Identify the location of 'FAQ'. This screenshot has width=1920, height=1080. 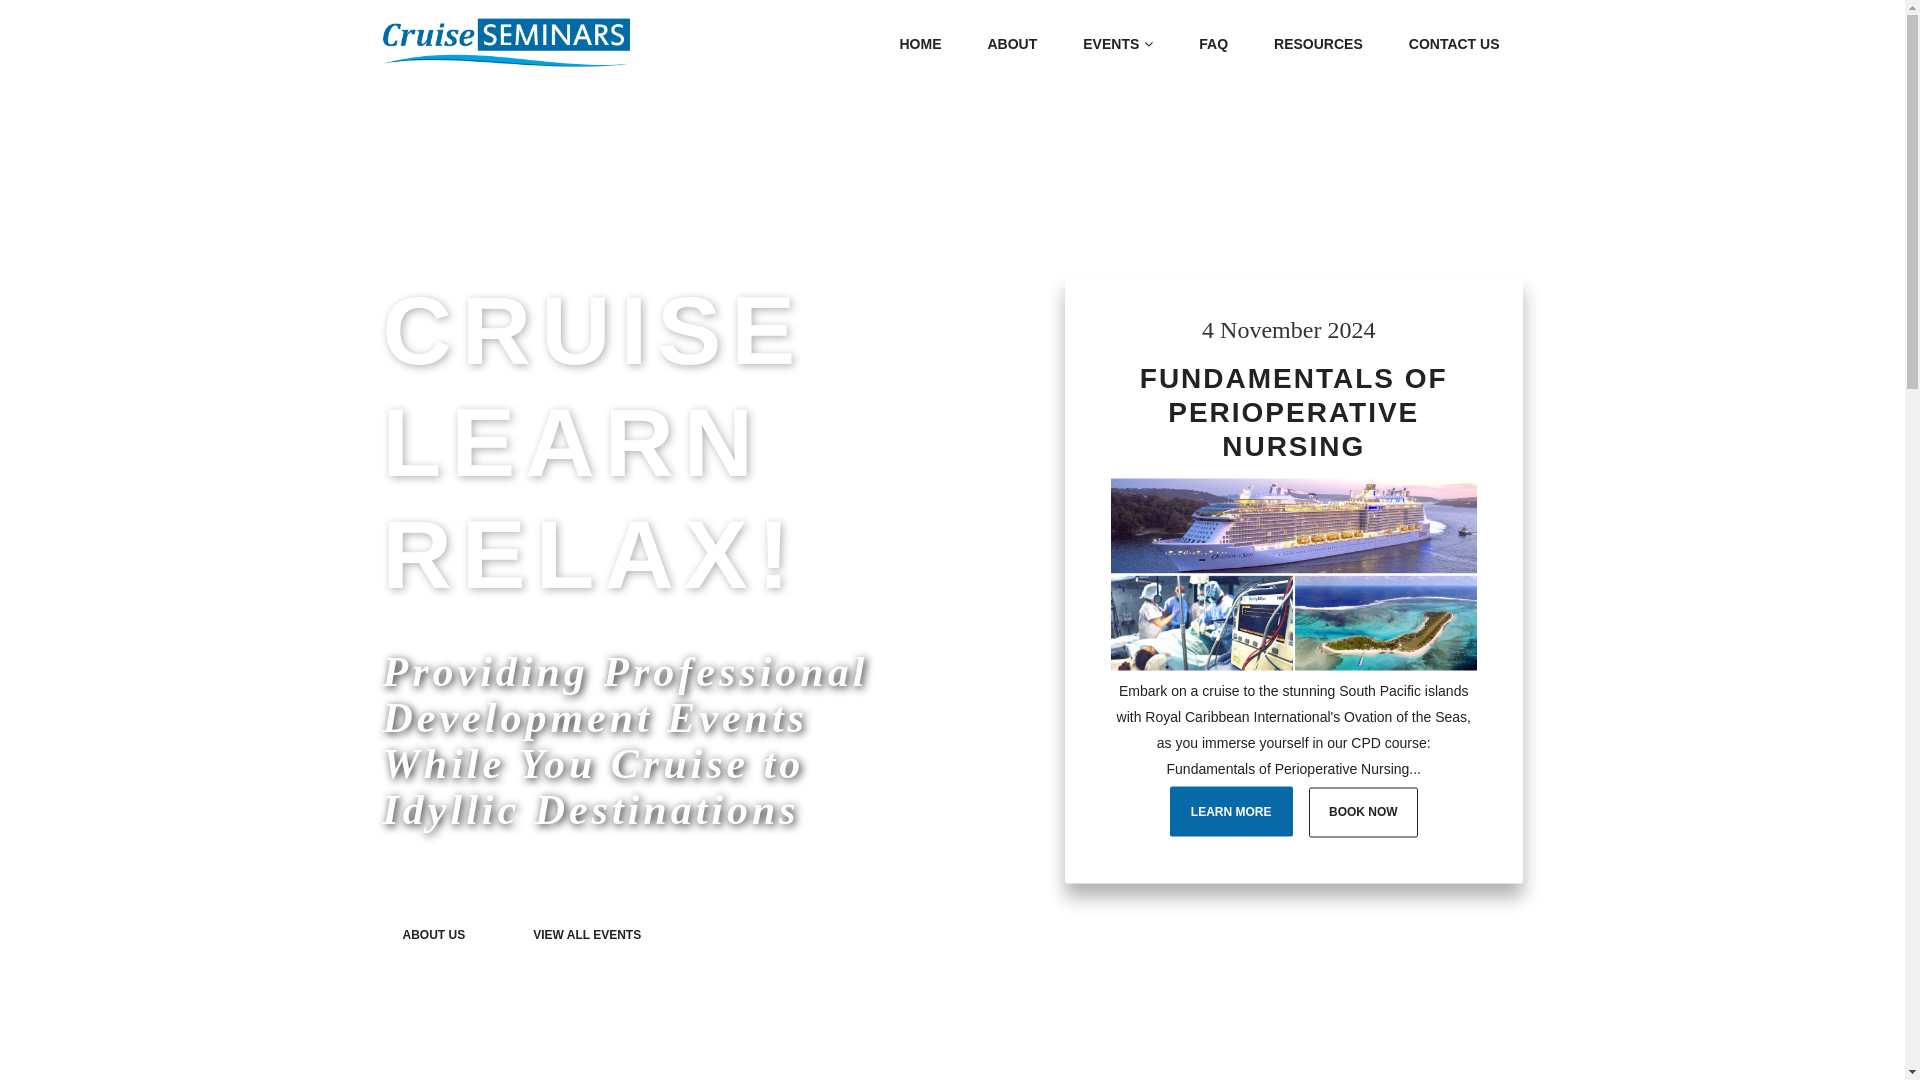
(1212, 43).